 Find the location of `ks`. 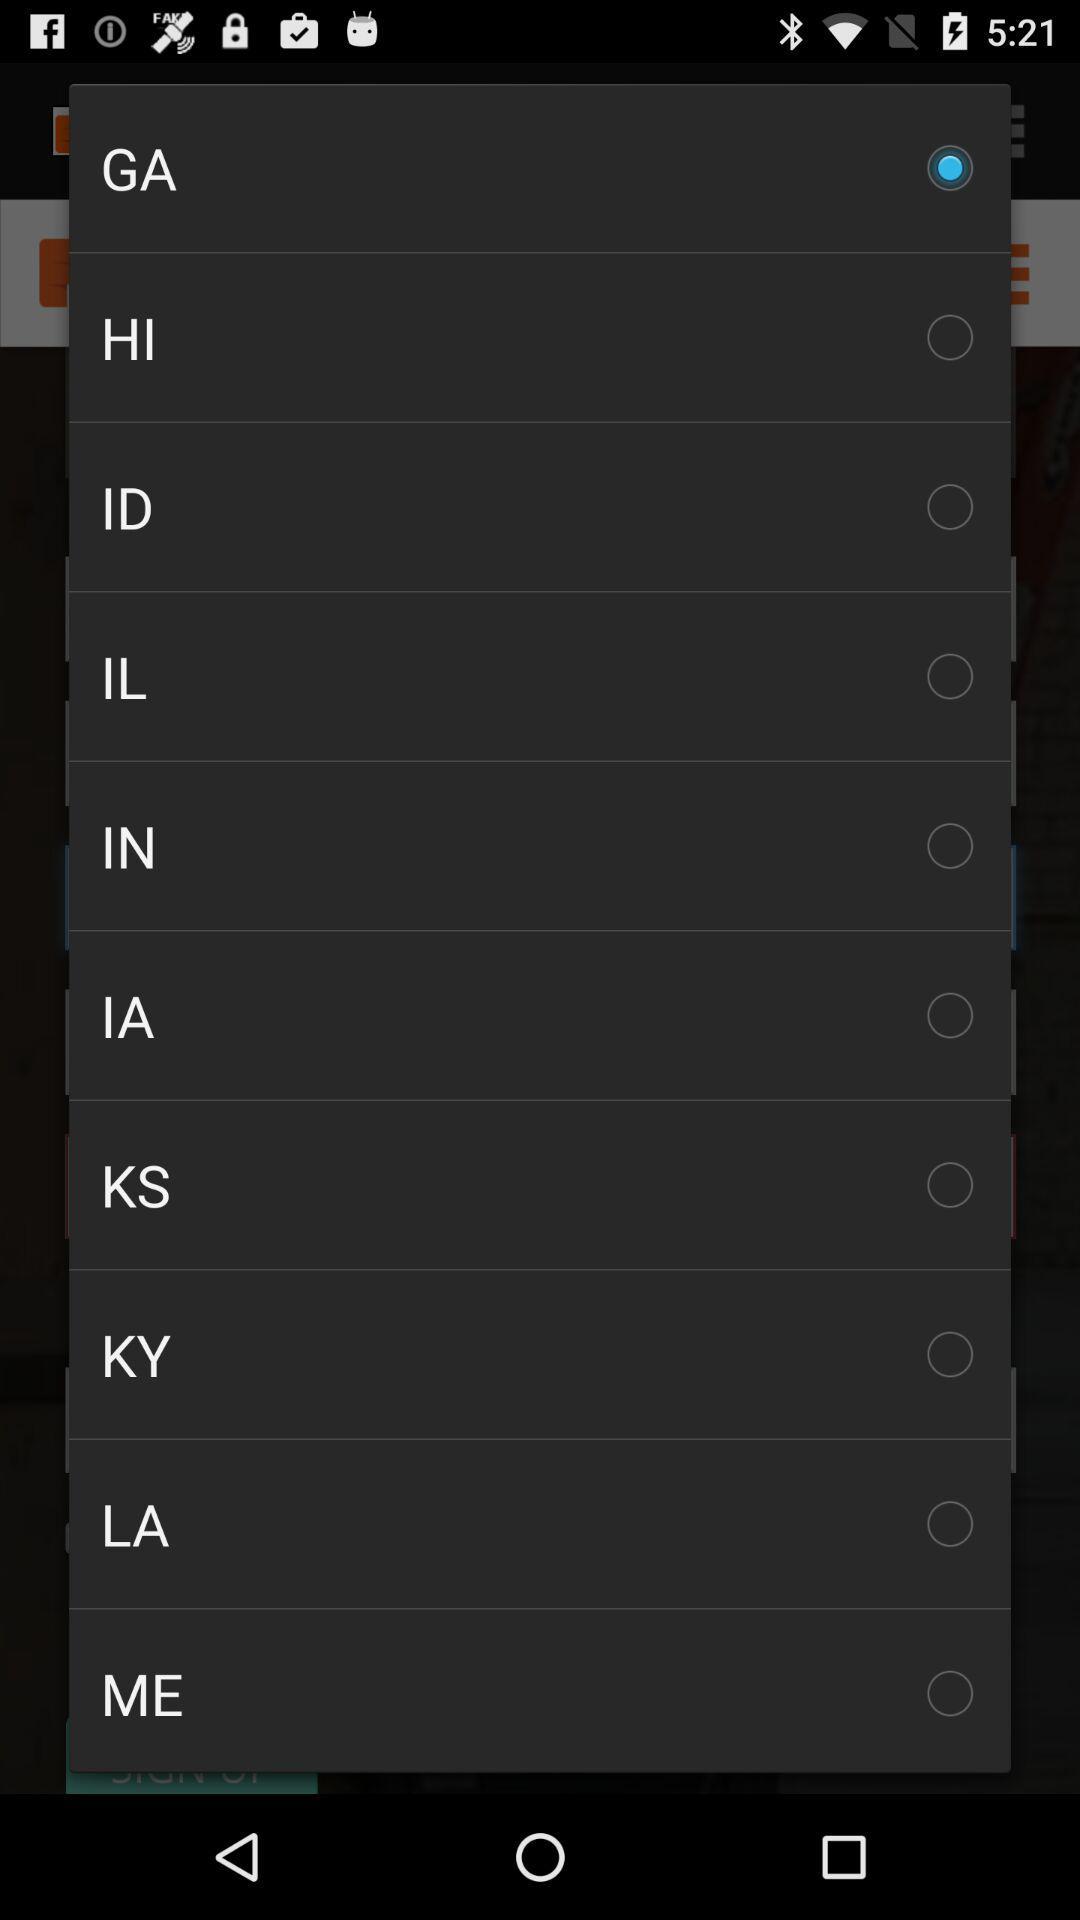

ks is located at coordinates (540, 1185).